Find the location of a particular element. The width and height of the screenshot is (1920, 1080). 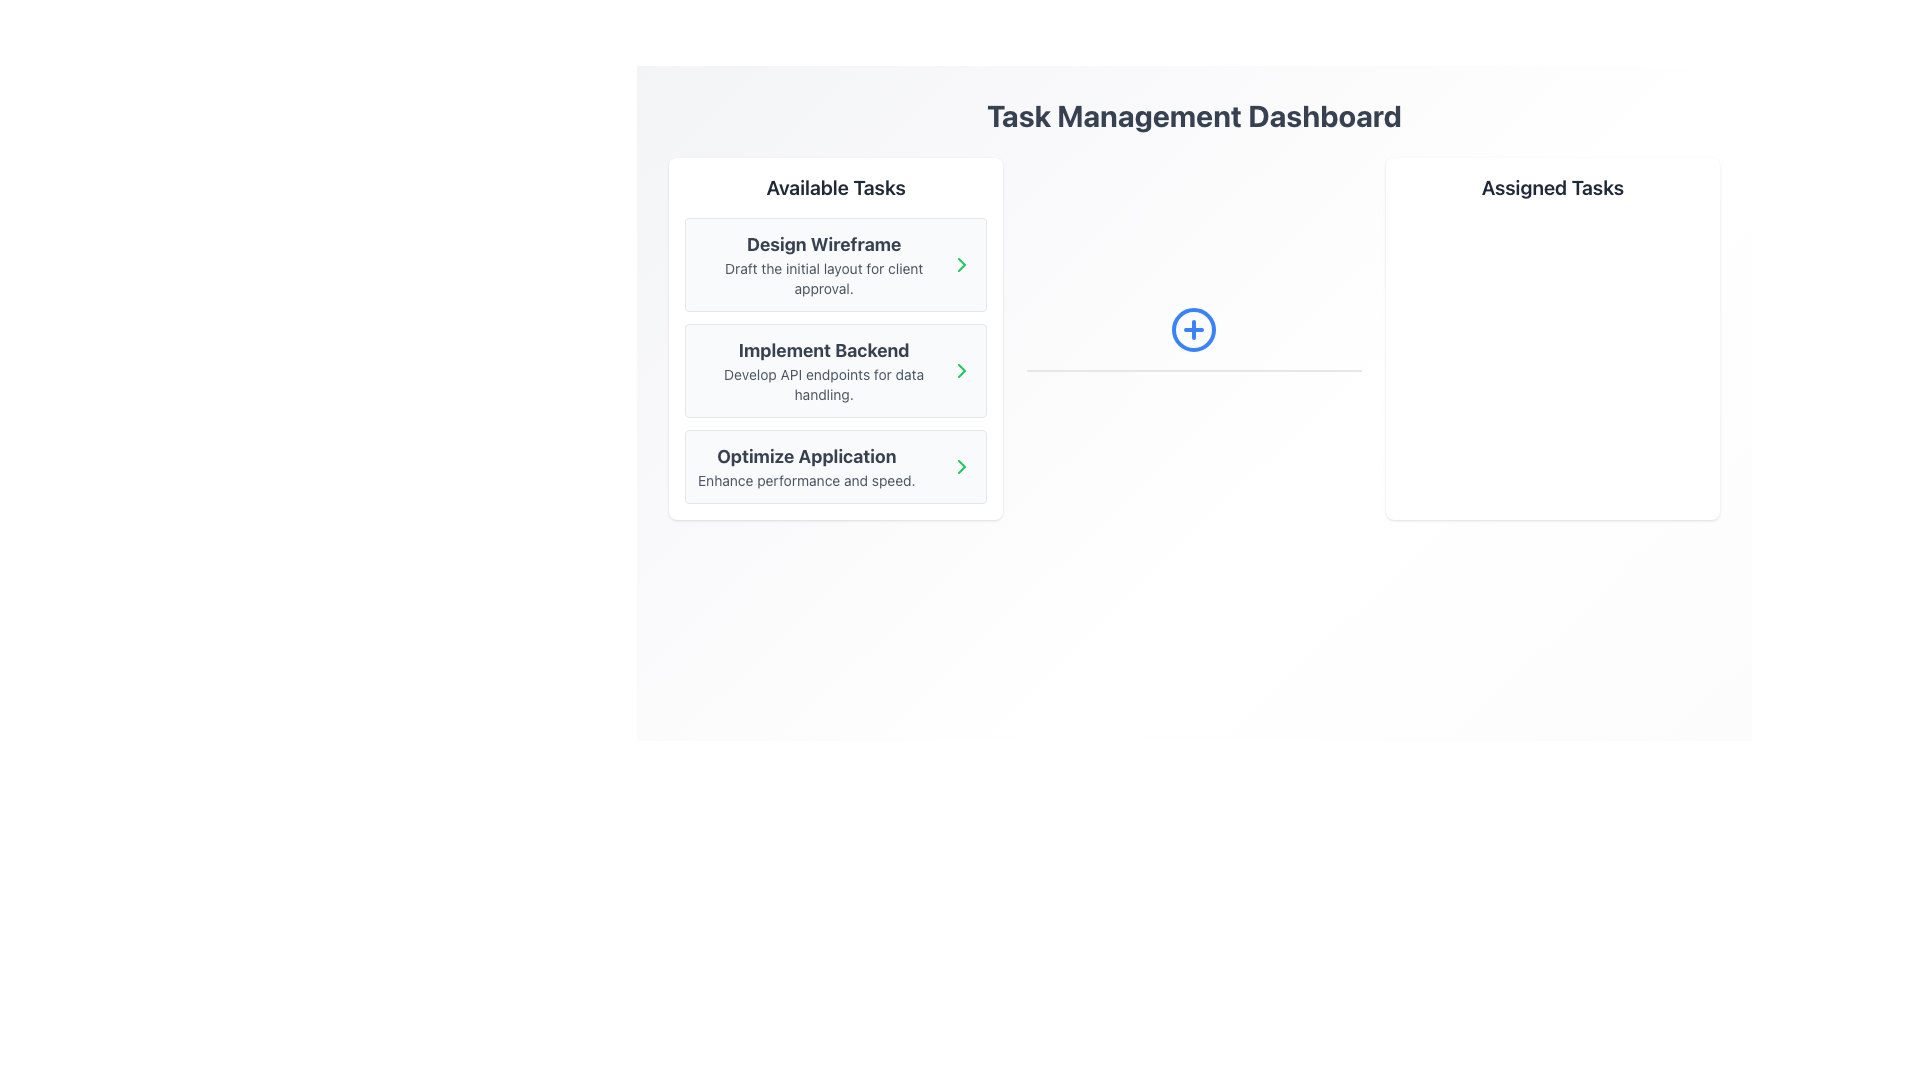

the Task Card element displaying 'Implement Backend' with a right-facing arrow icon, which is the second item in the 'Available Tasks' section is located at coordinates (836, 370).